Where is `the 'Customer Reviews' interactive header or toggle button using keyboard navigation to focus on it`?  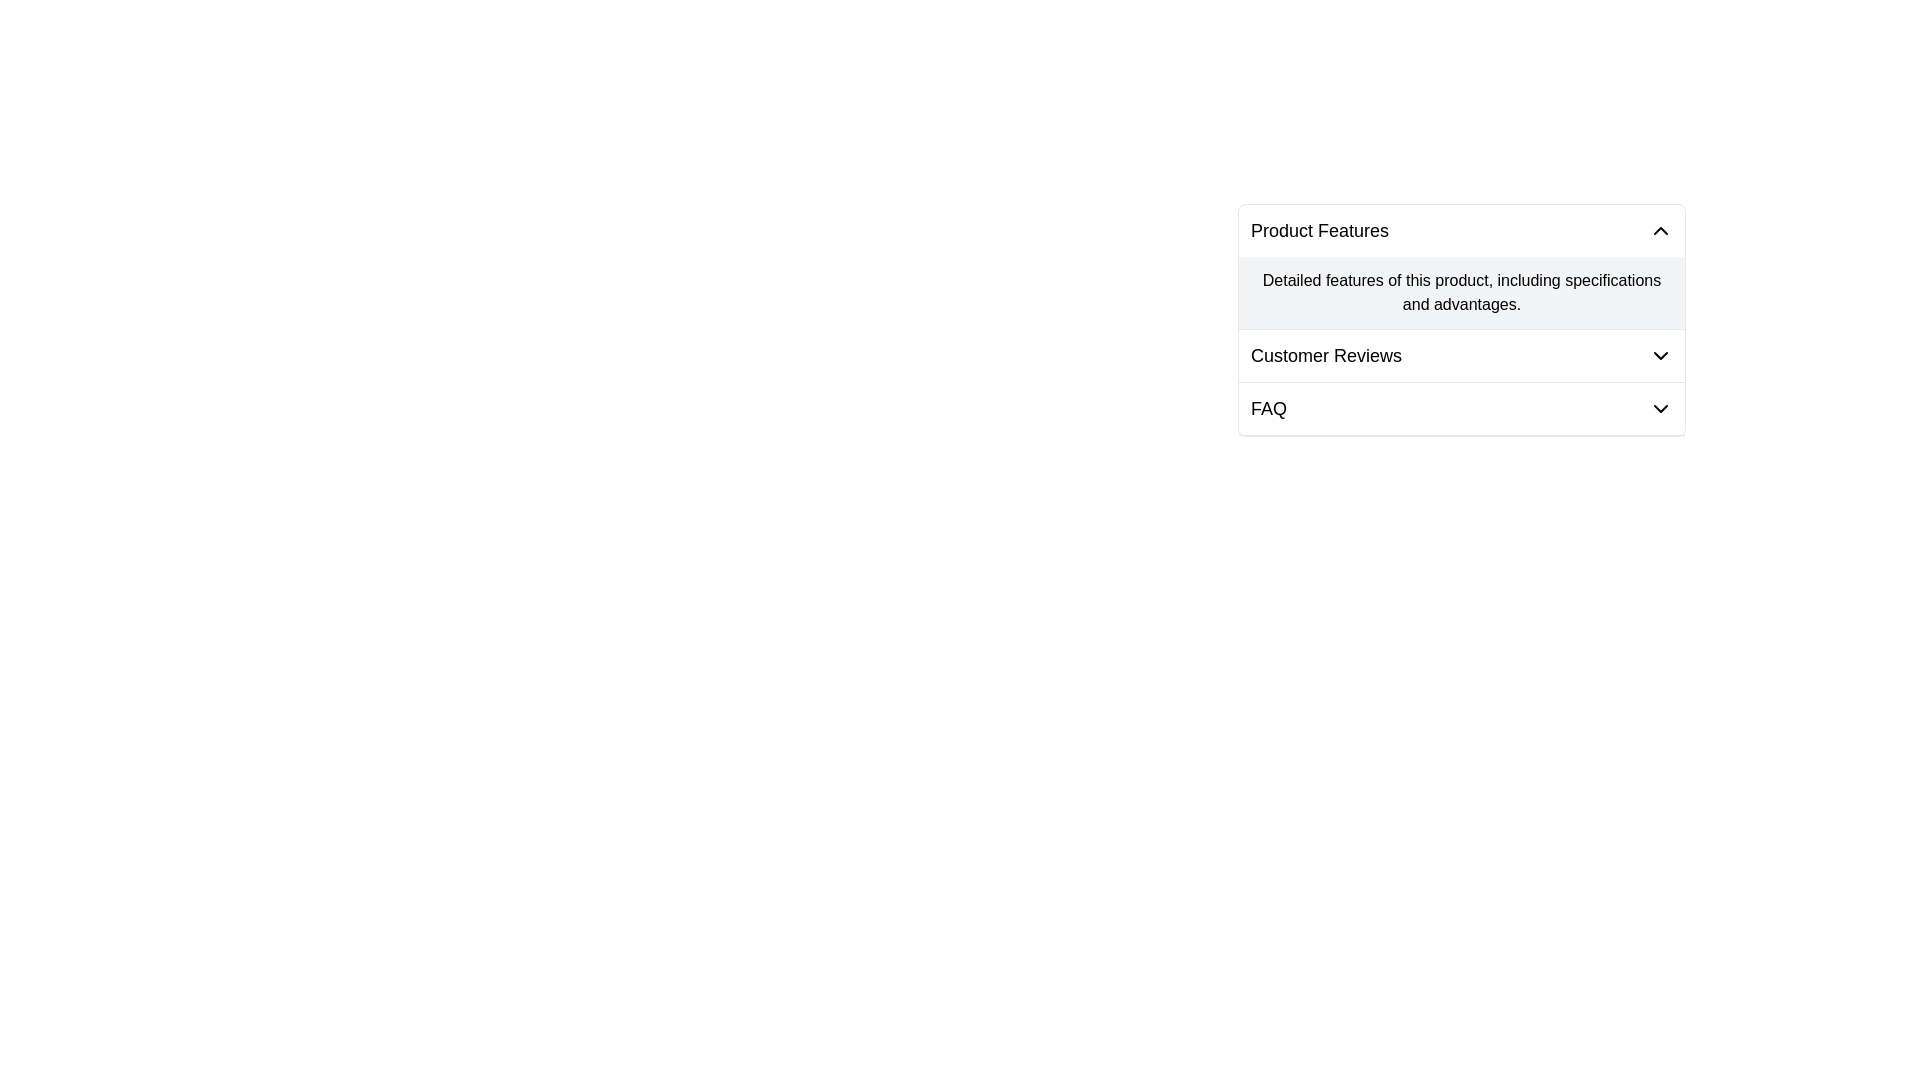
the 'Customer Reviews' interactive header or toggle button using keyboard navigation to focus on it is located at coordinates (1462, 354).